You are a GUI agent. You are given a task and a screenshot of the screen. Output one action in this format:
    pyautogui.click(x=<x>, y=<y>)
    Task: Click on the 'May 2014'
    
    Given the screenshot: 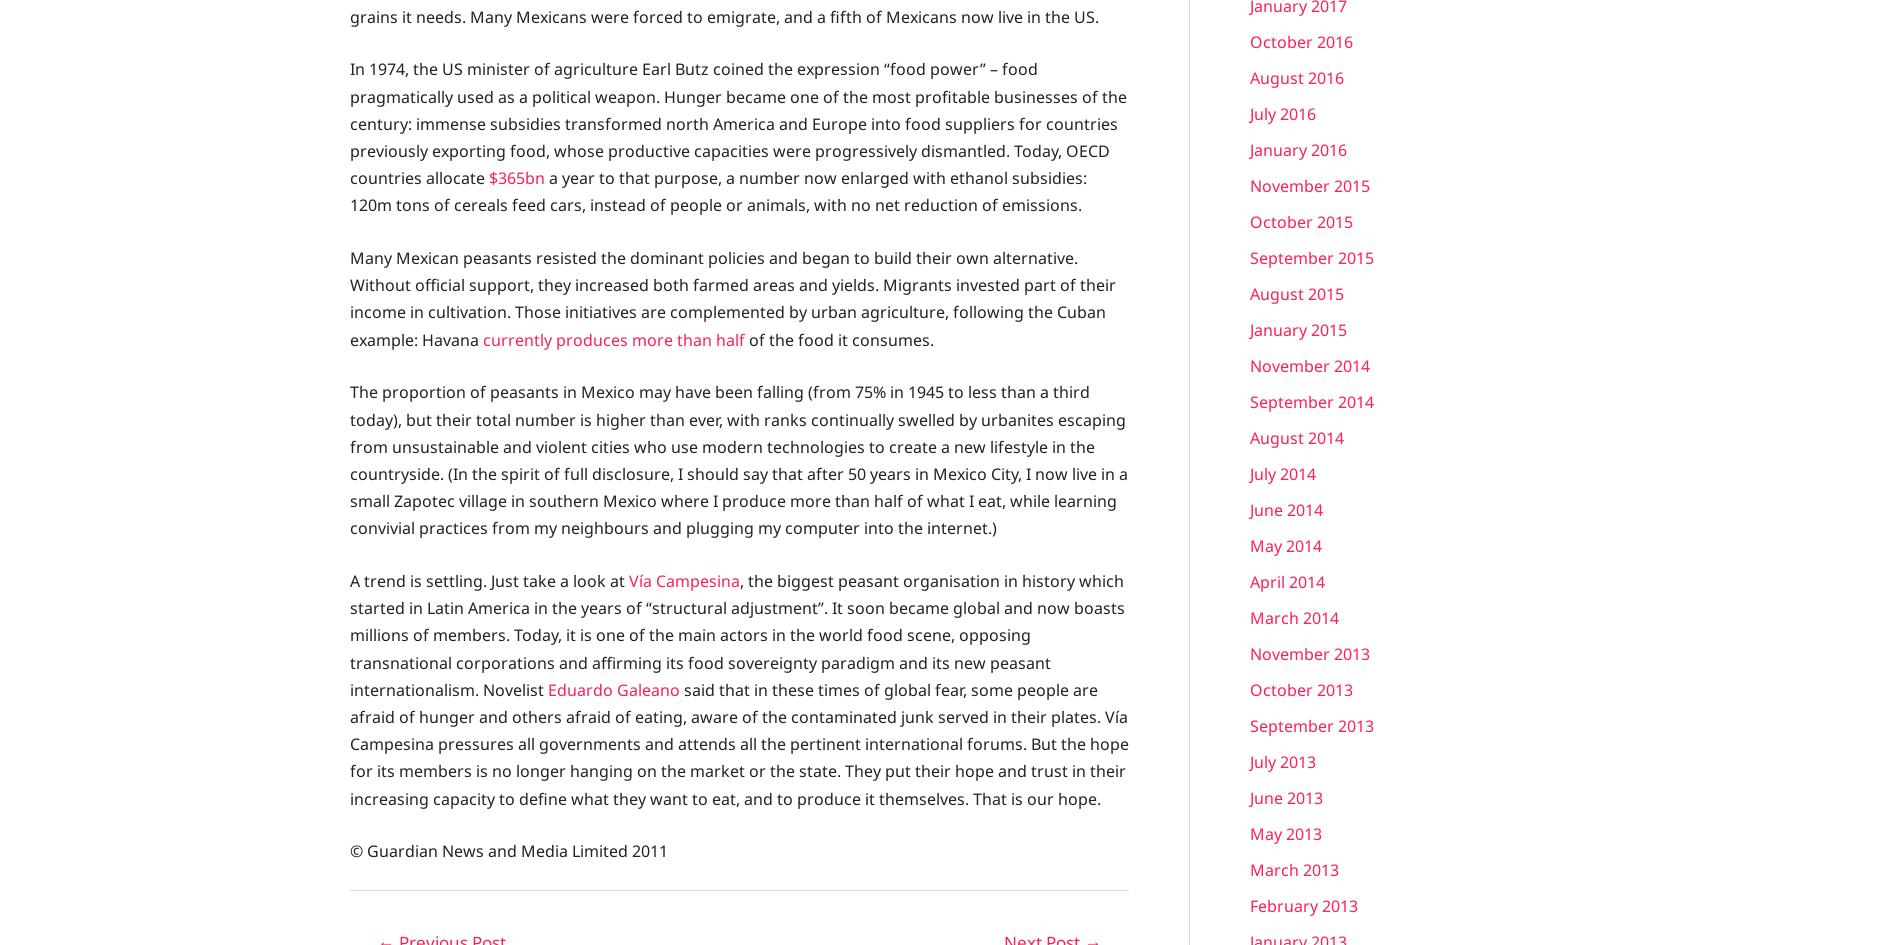 What is the action you would take?
    pyautogui.click(x=1284, y=544)
    